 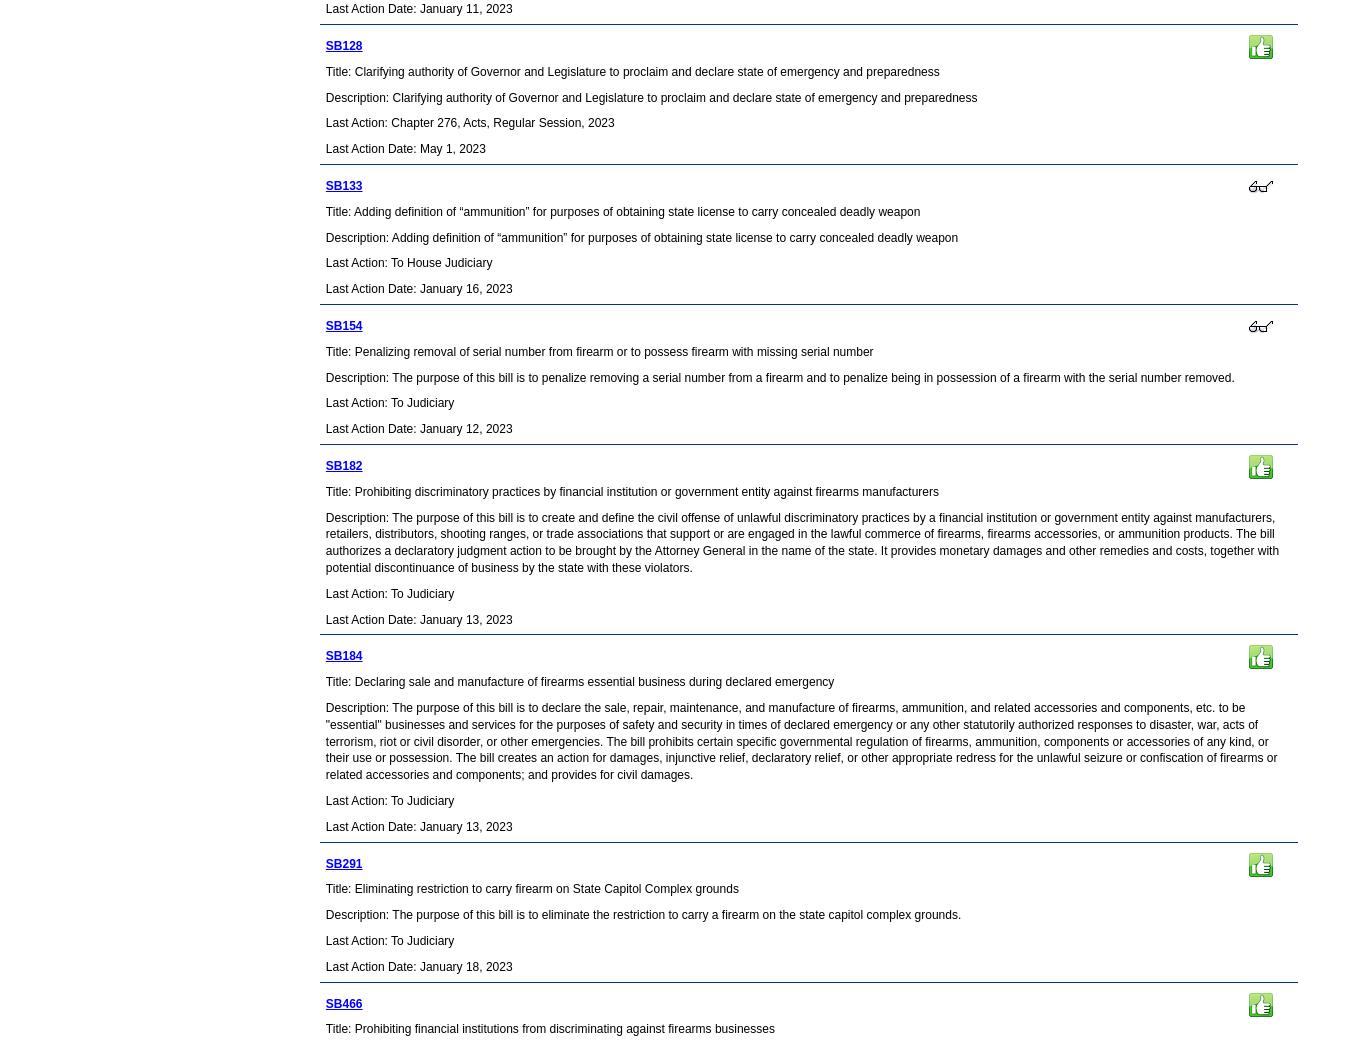 I want to click on 'Title: Penalizing removal of serial number from firearm or to possess firearm with missing serial number', so click(x=597, y=350).